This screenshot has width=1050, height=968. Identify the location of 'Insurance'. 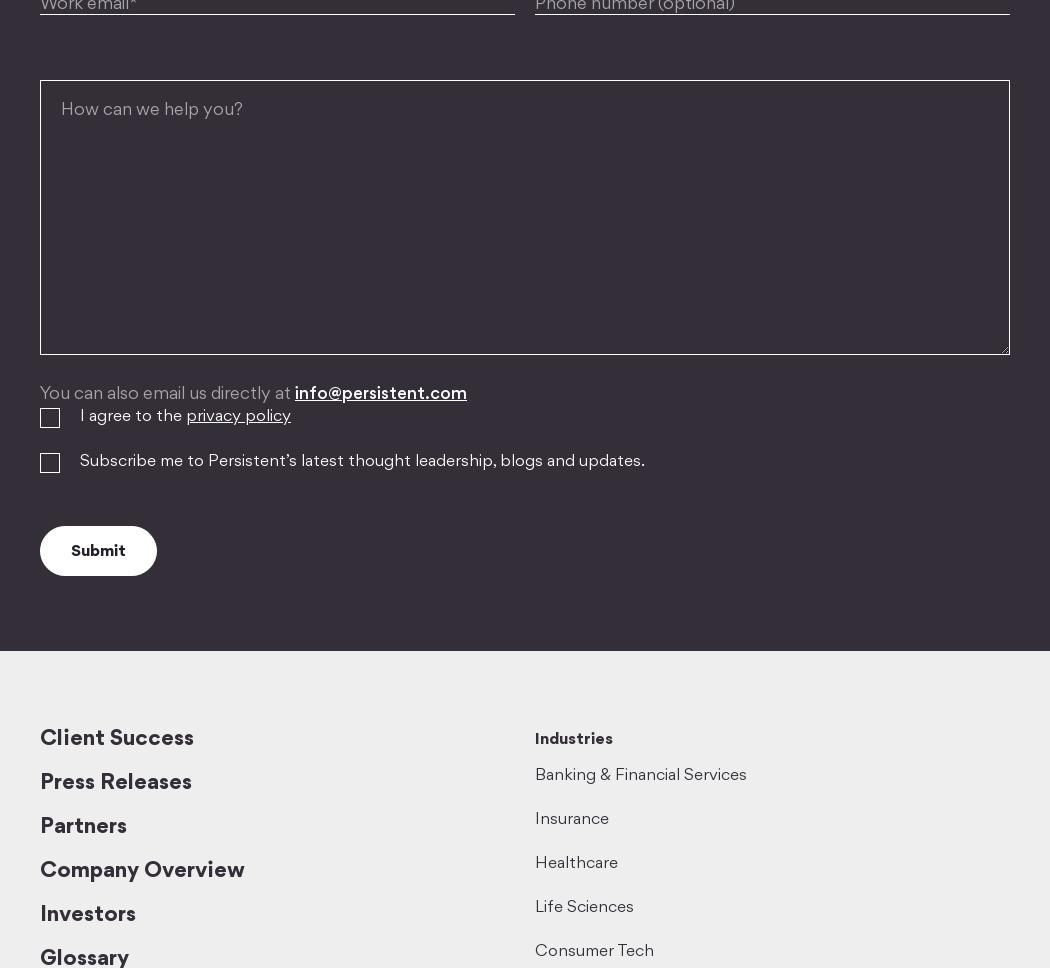
(571, 819).